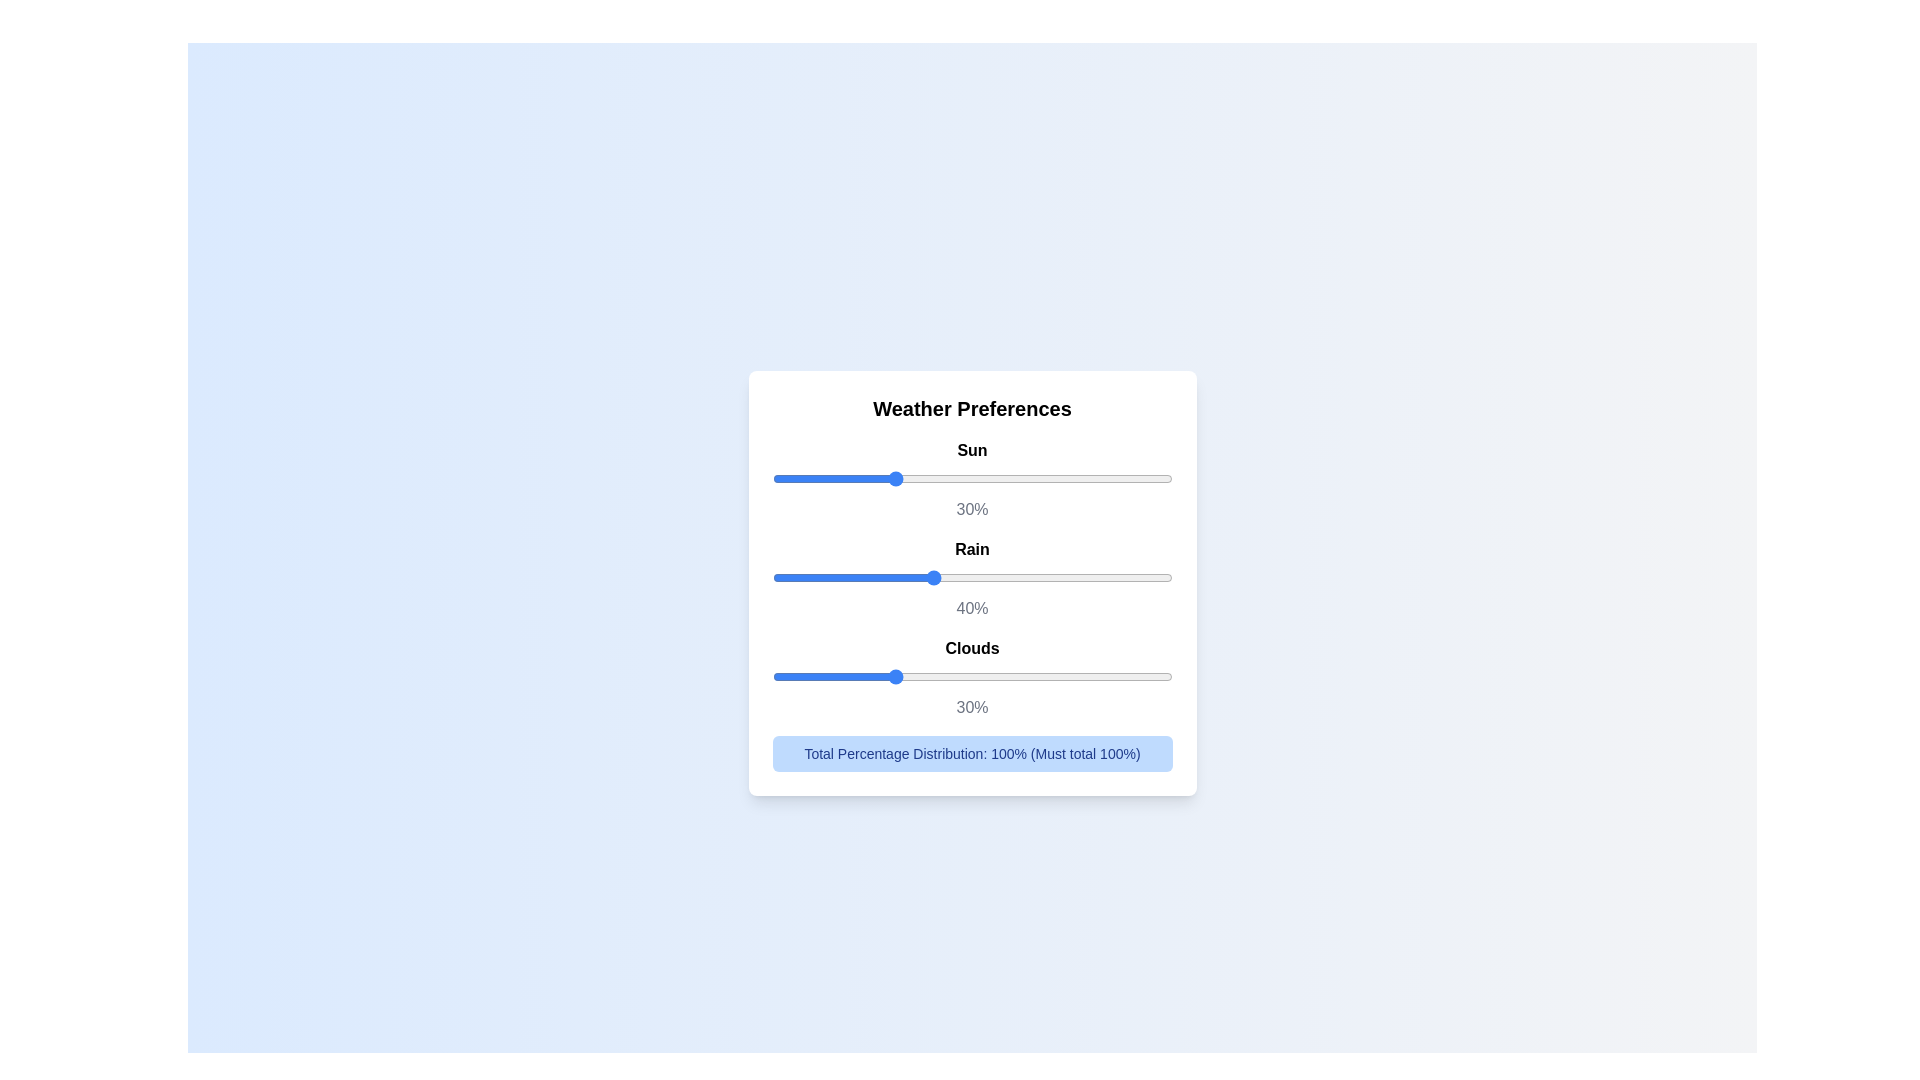 This screenshot has width=1920, height=1080. Describe the element at coordinates (943, 675) in the screenshot. I see `the 'Clouds' slider to 43%` at that location.